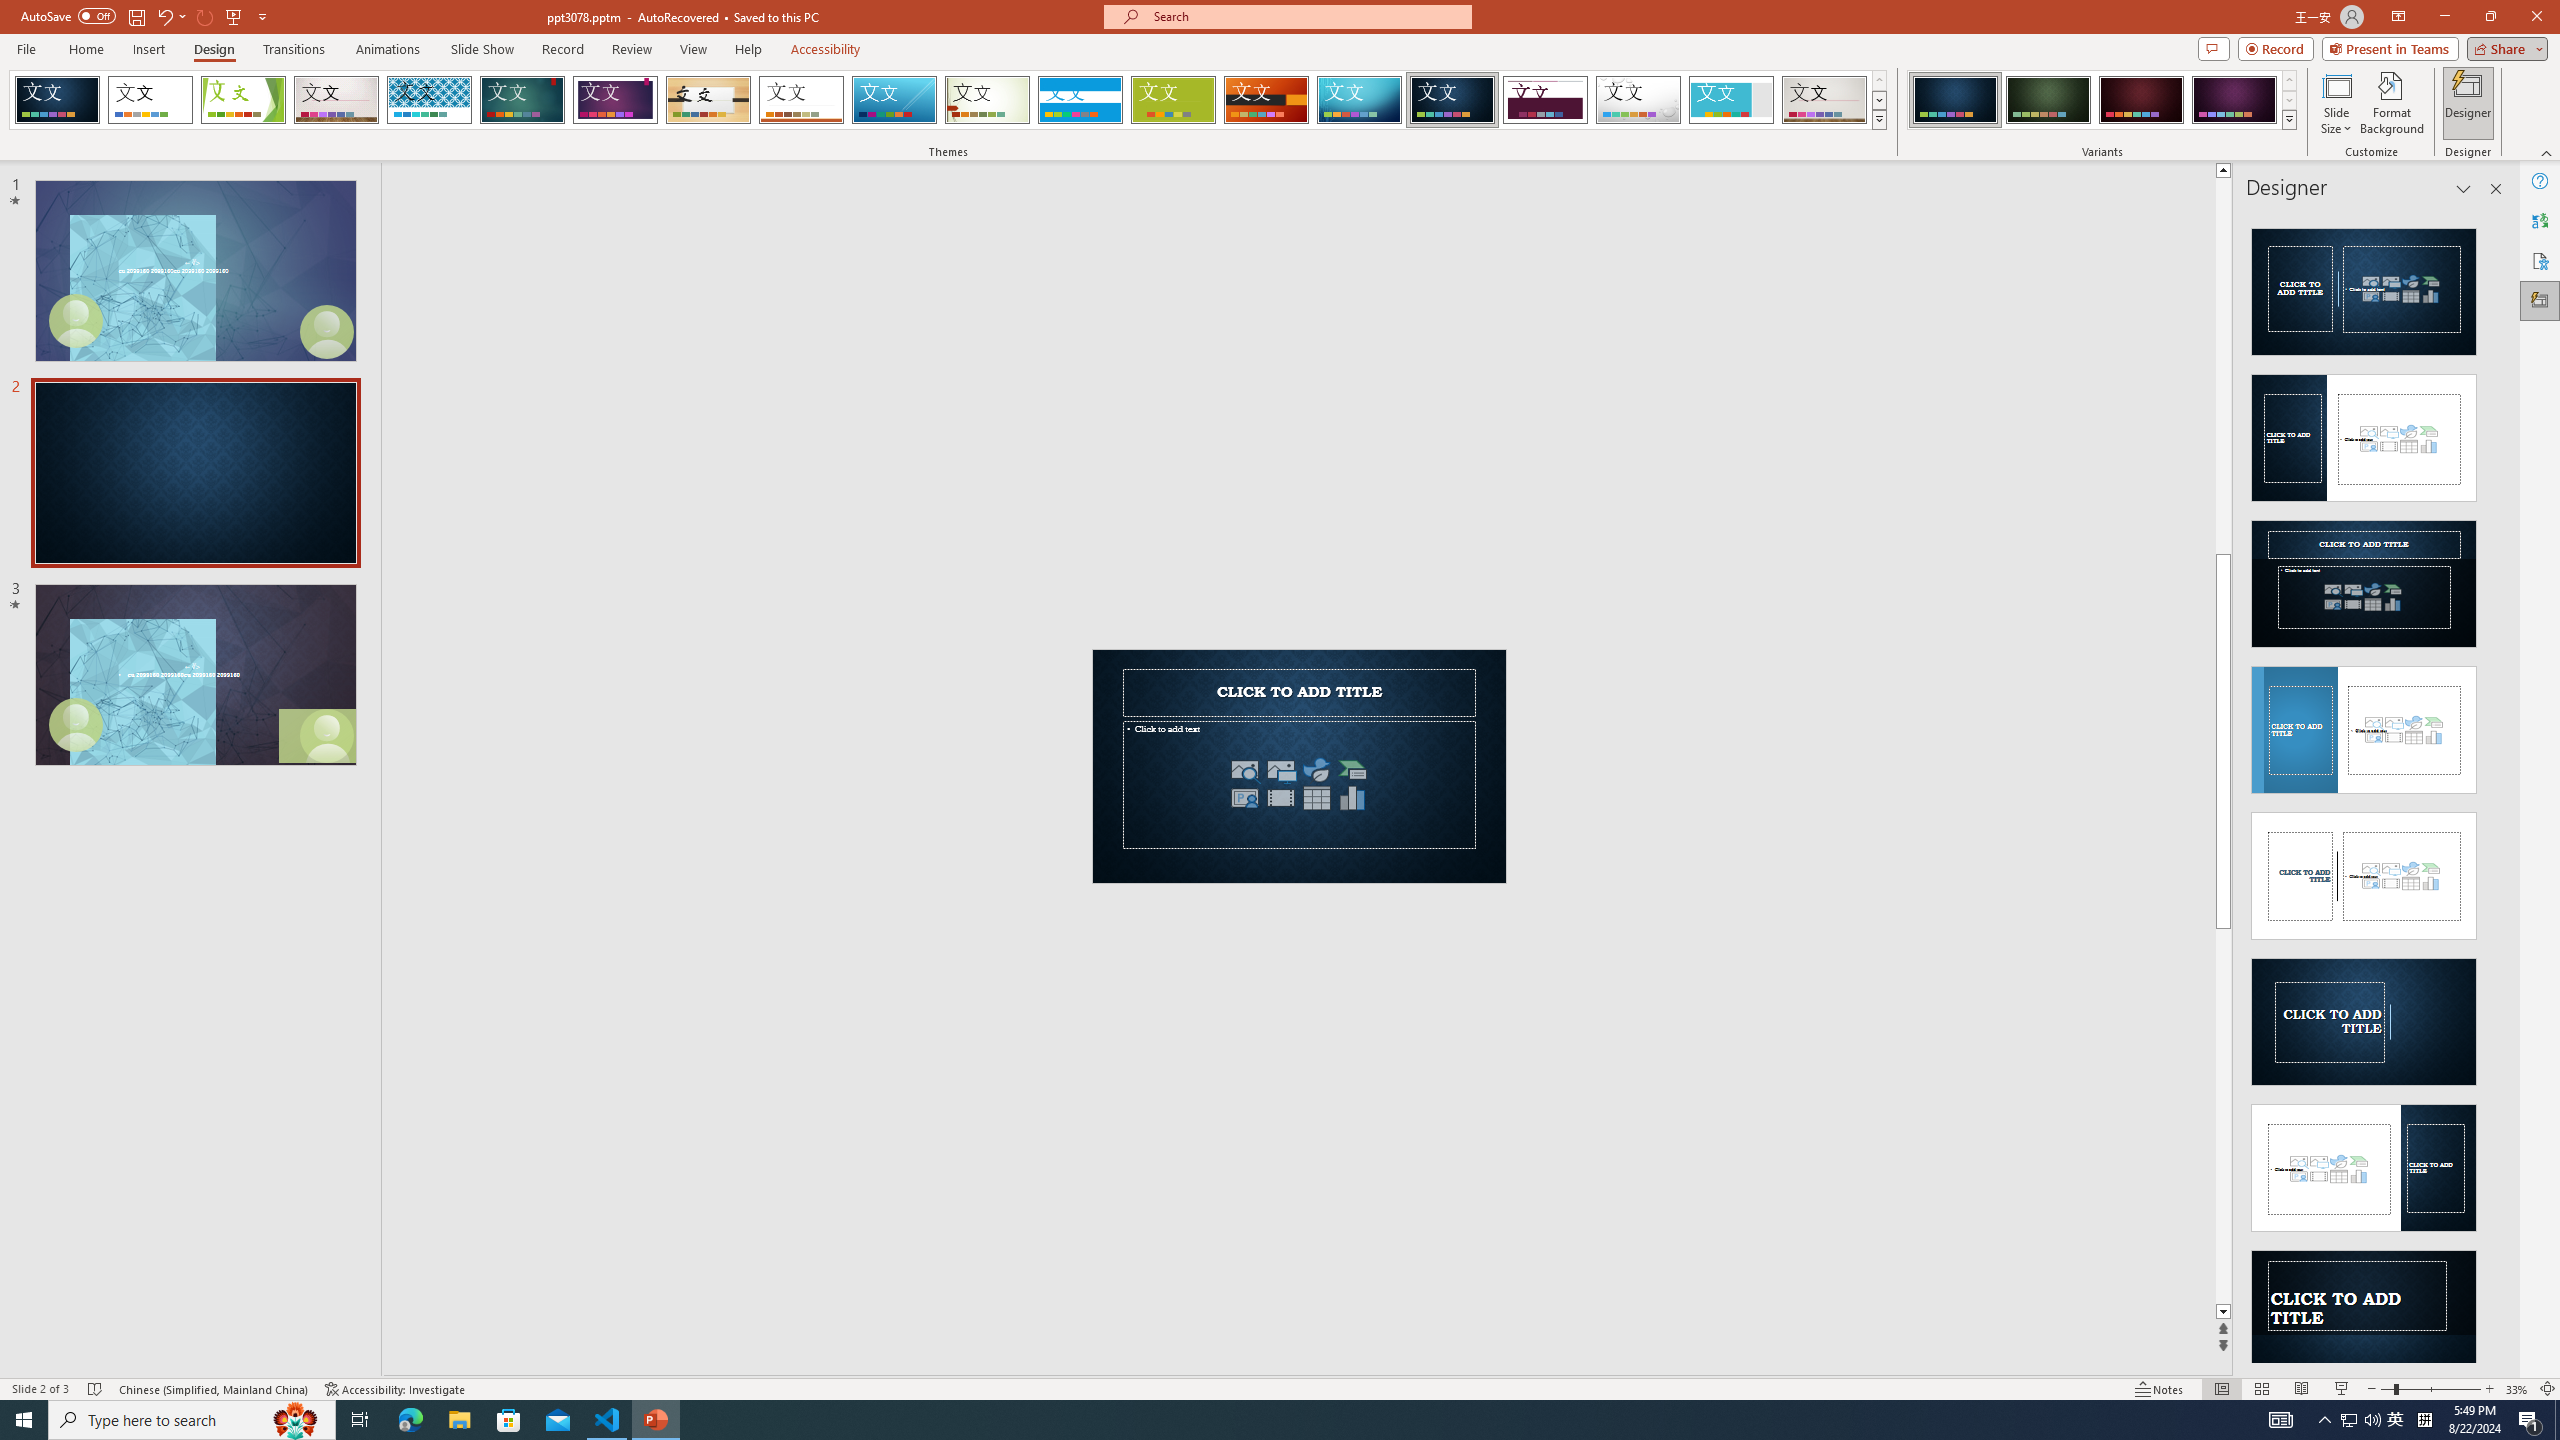 The image size is (2560, 1440). What do you see at coordinates (429, 99) in the screenshot?
I see `'Integral'` at bounding box center [429, 99].